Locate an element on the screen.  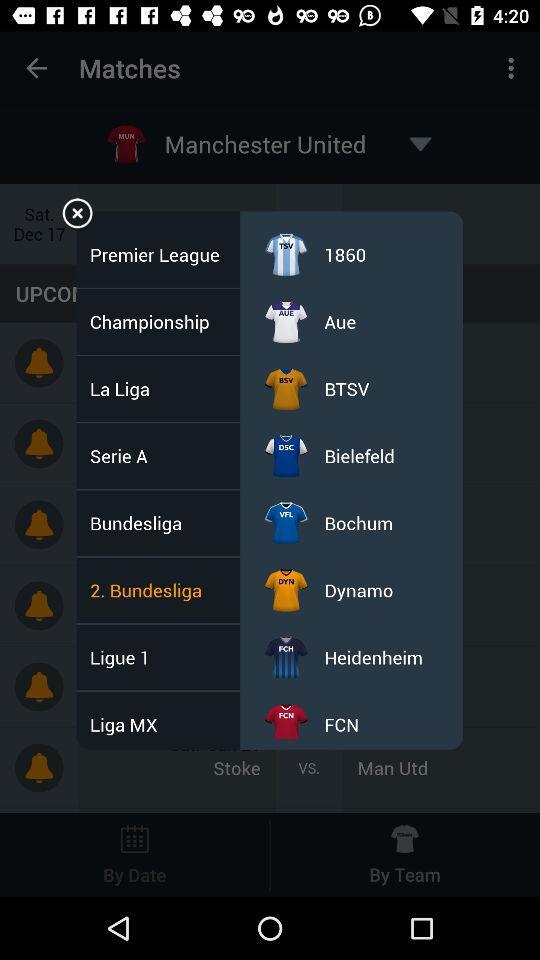
icon above bielefeld is located at coordinates (345, 387).